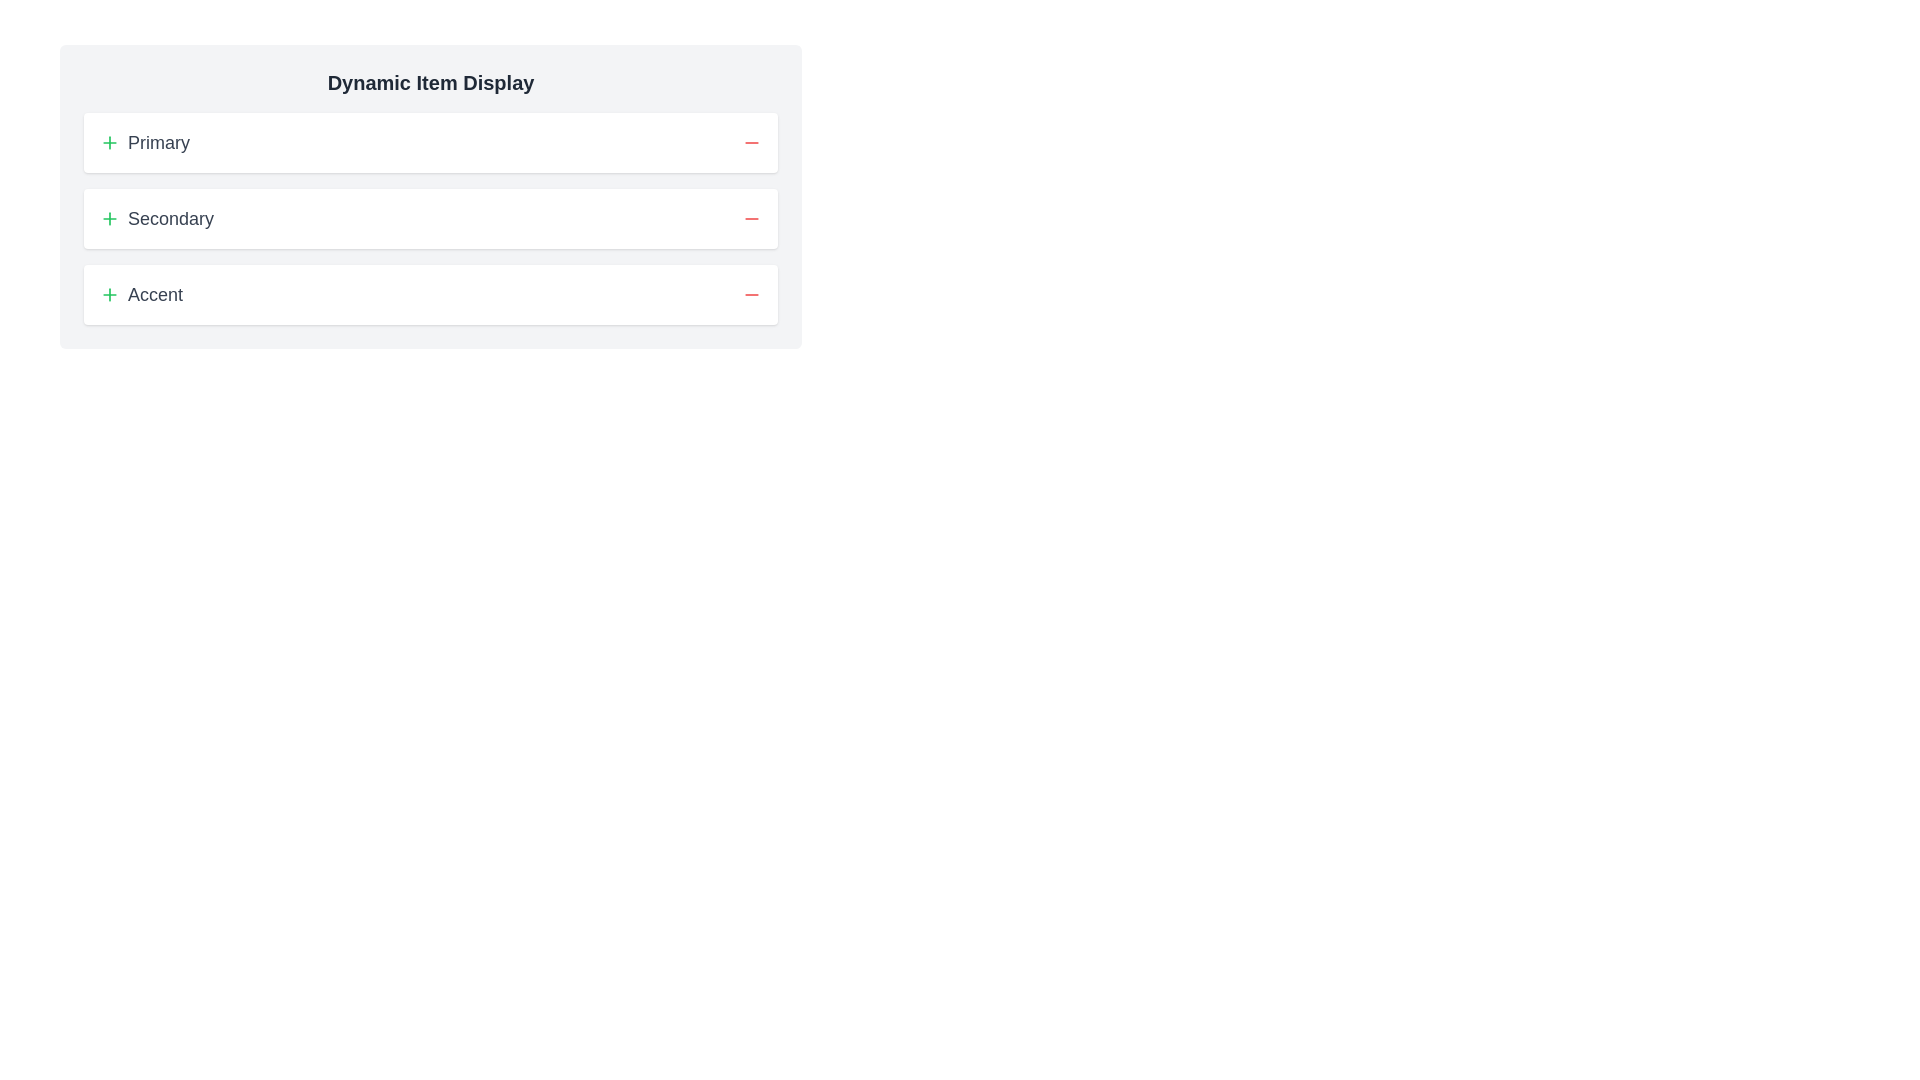  Describe the element at coordinates (430, 82) in the screenshot. I see `the text label displaying 'Dynamic Item Display' in bold, extra-large dark gray font, located at the top of the interface, above the items labeled 'Primary', 'Secondary', and 'Accent'` at that location.